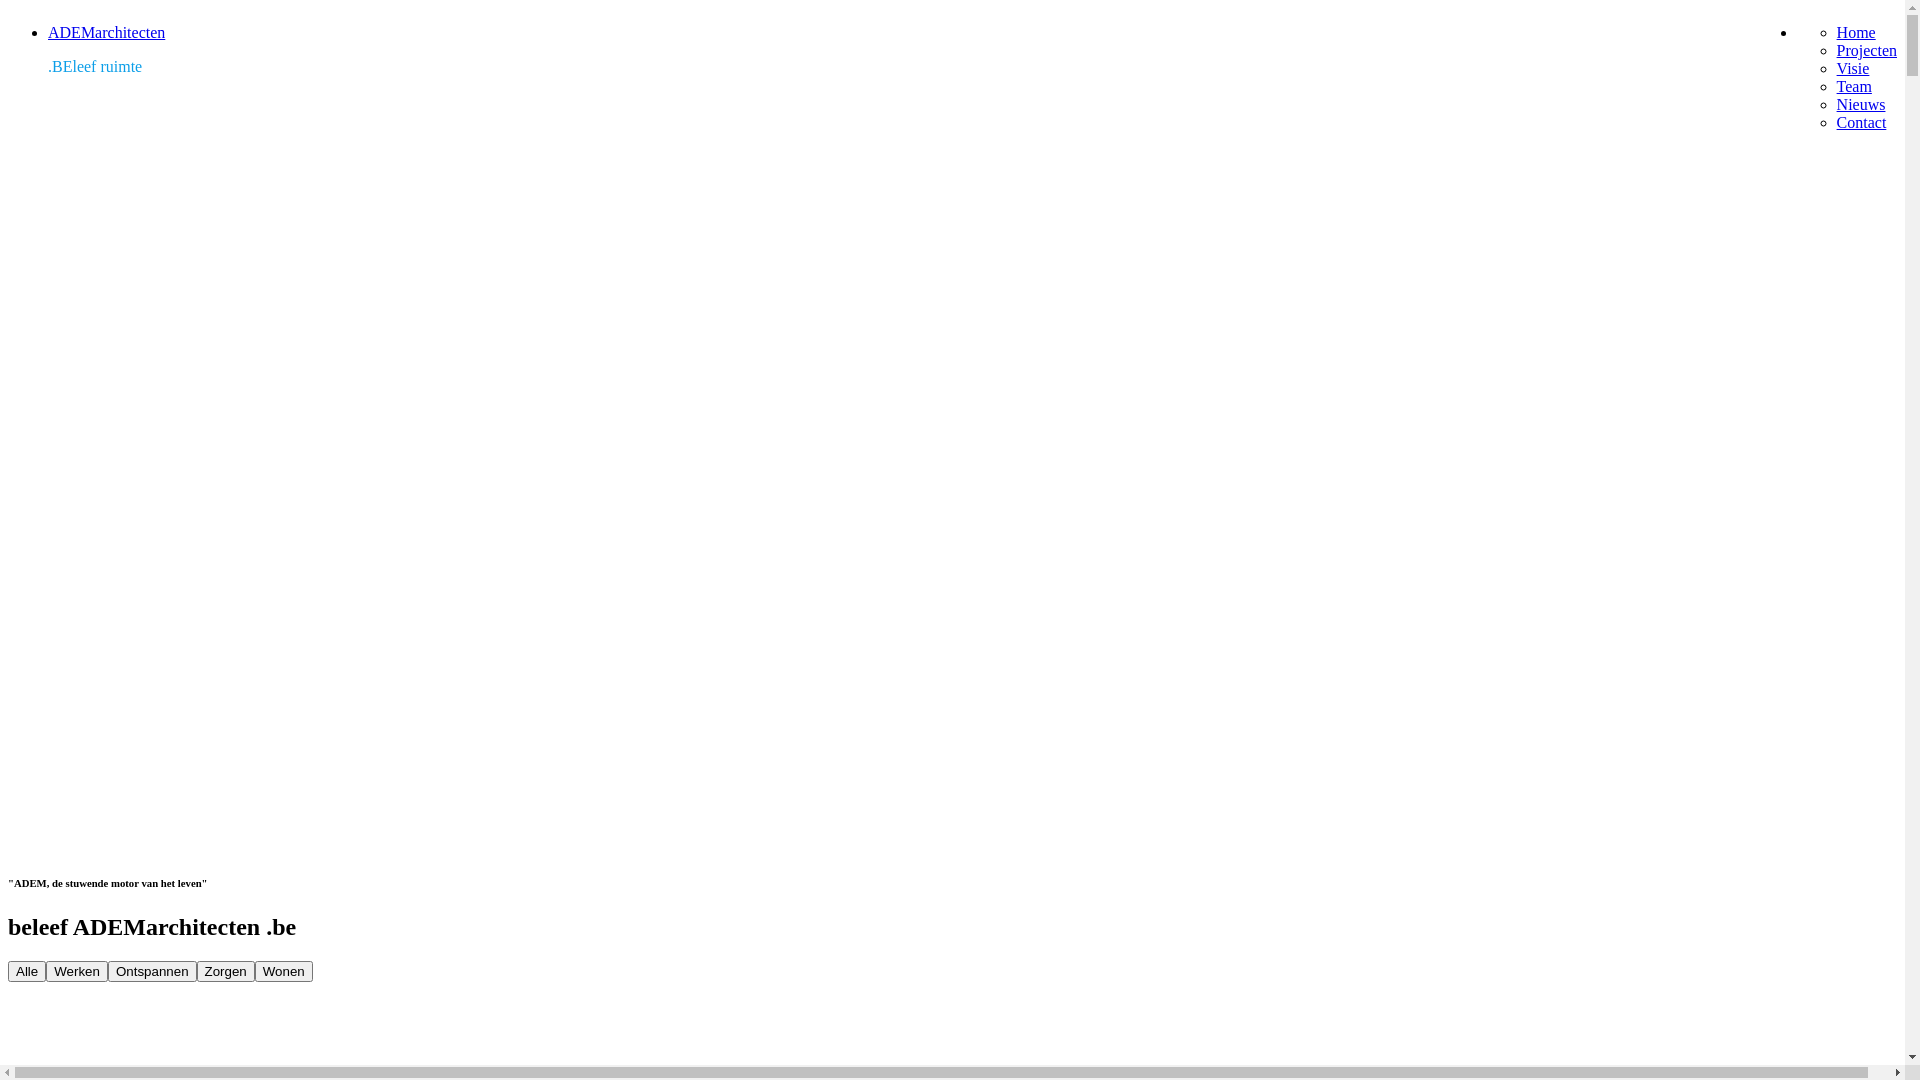  I want to click on 'Werken', so click(76, 970).